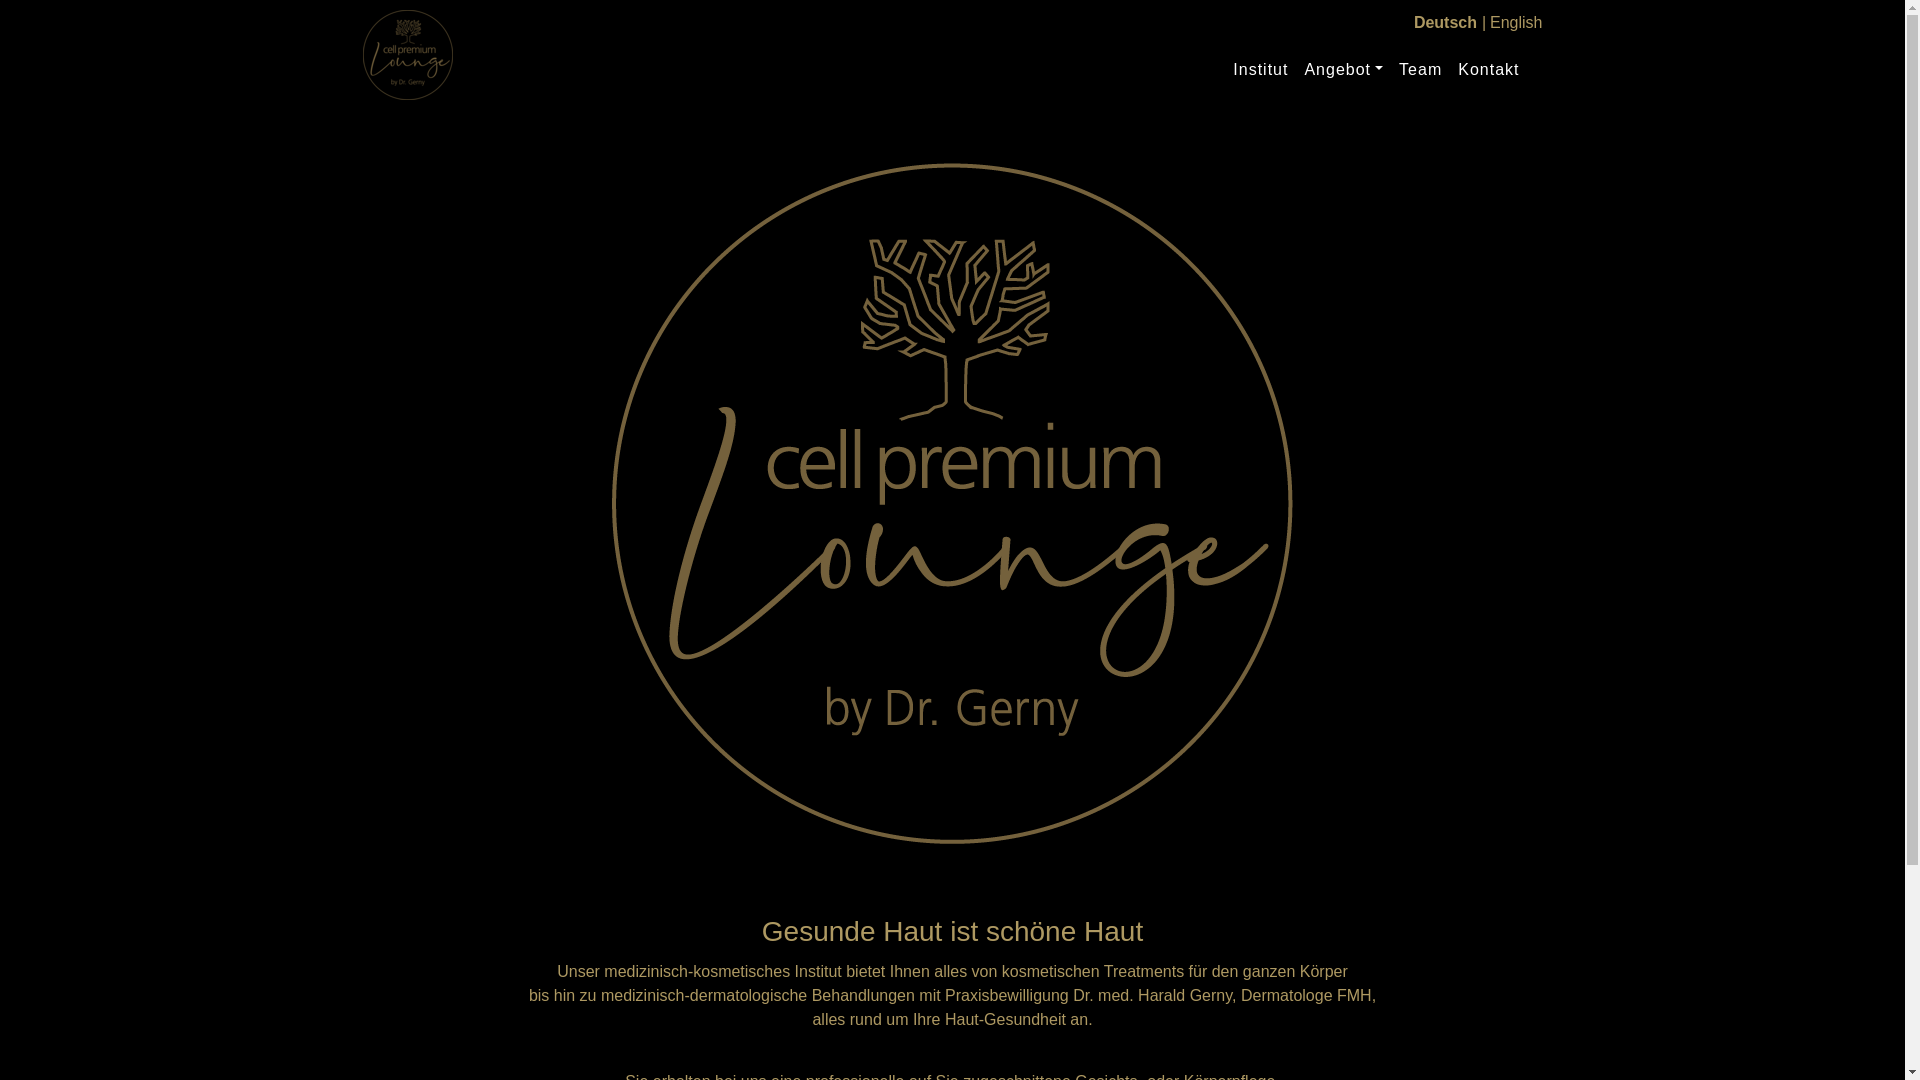 The width and height of the screenshot is (1920, 1080). I want to click on 'Kontakt', so click(1488, 68).